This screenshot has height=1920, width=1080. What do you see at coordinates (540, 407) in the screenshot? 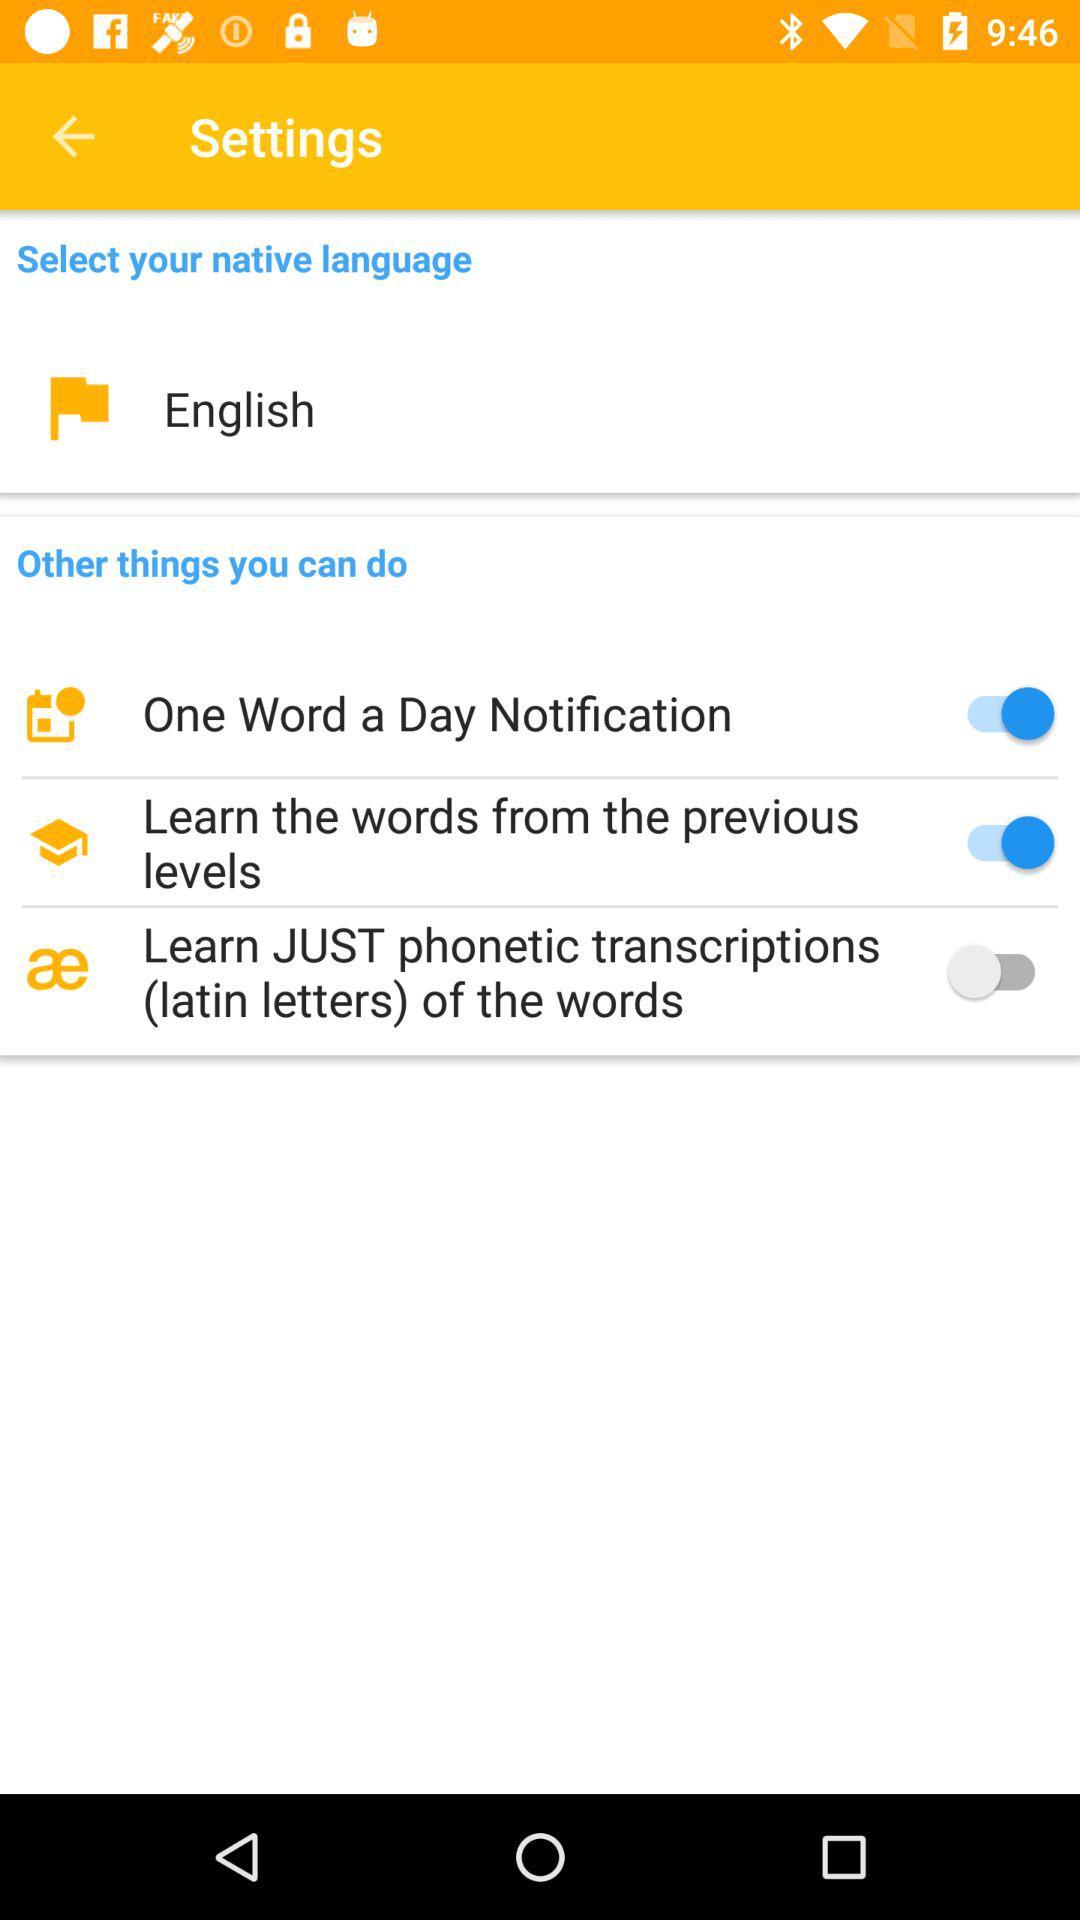
I see `the icon below select your native item` at bounding box center [540, 407].